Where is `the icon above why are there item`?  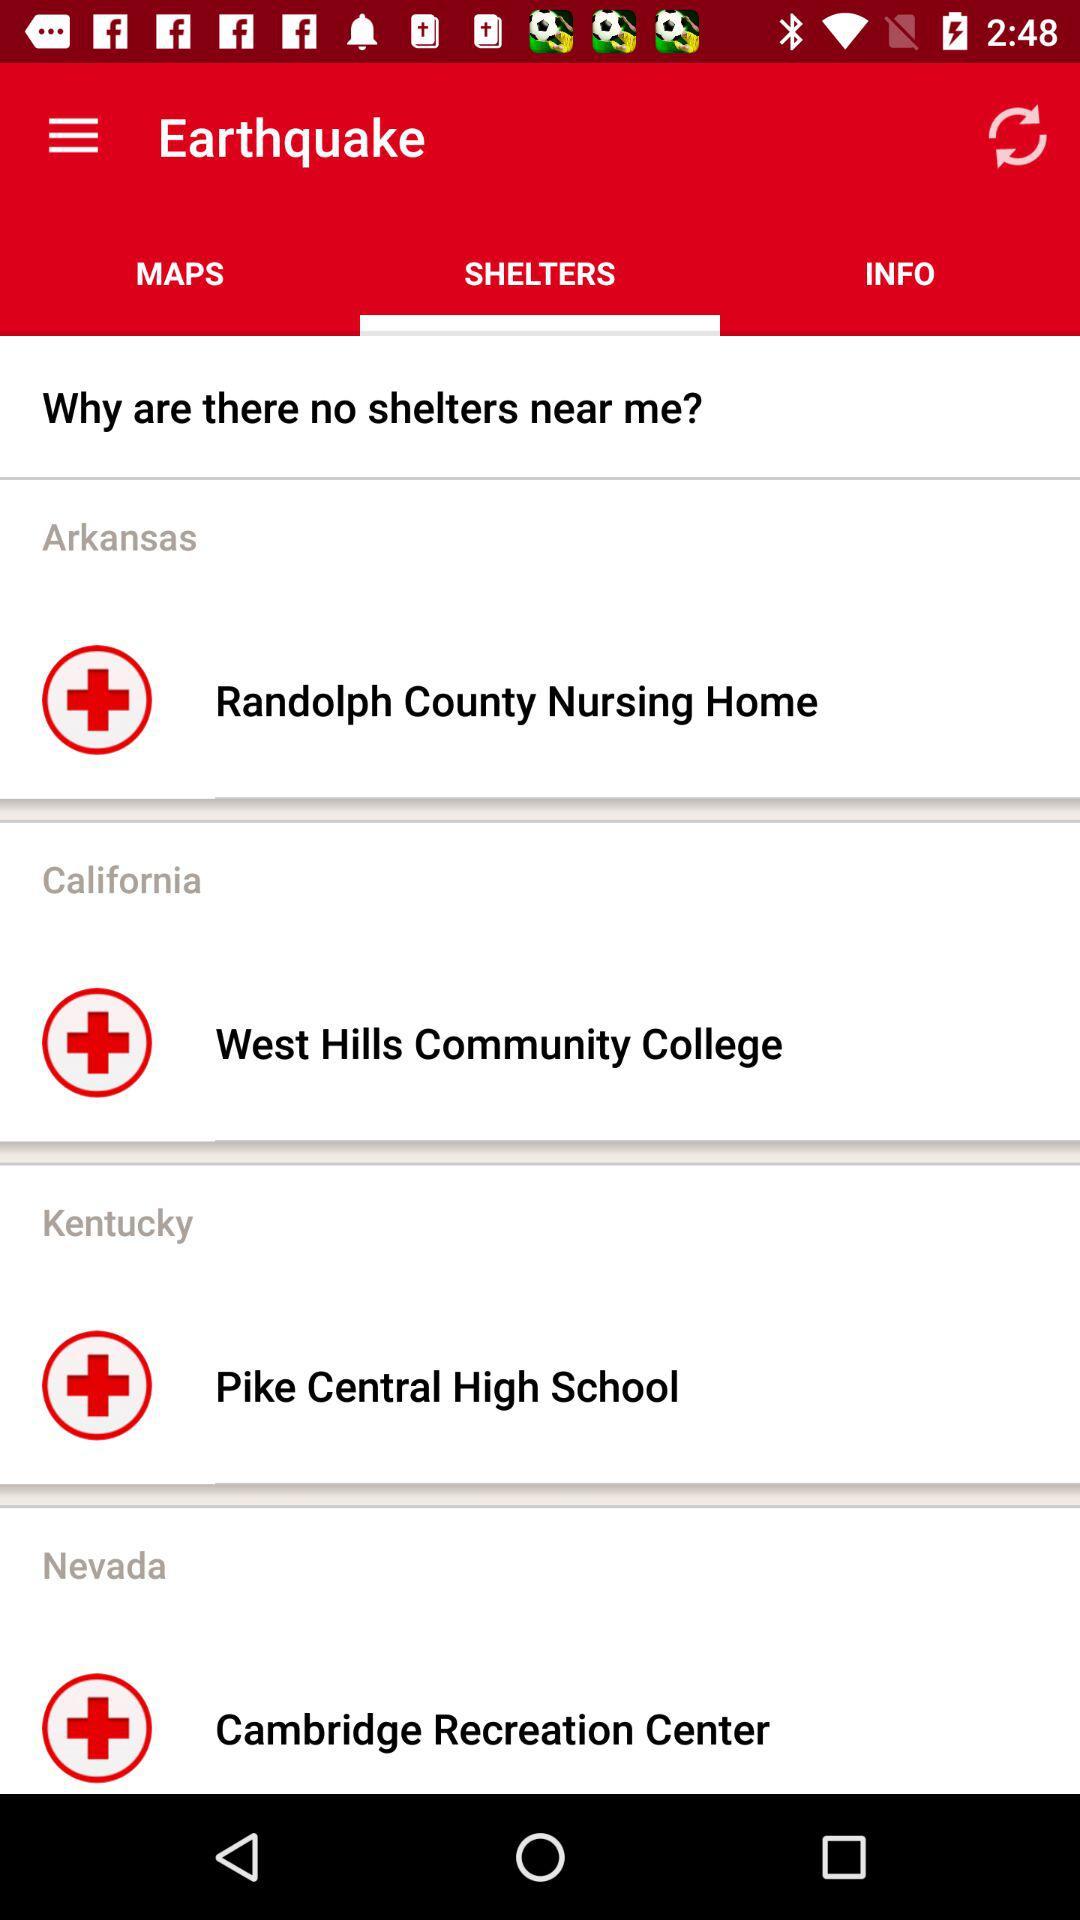 the icon above why are there item is located at coordinates (898, 272).